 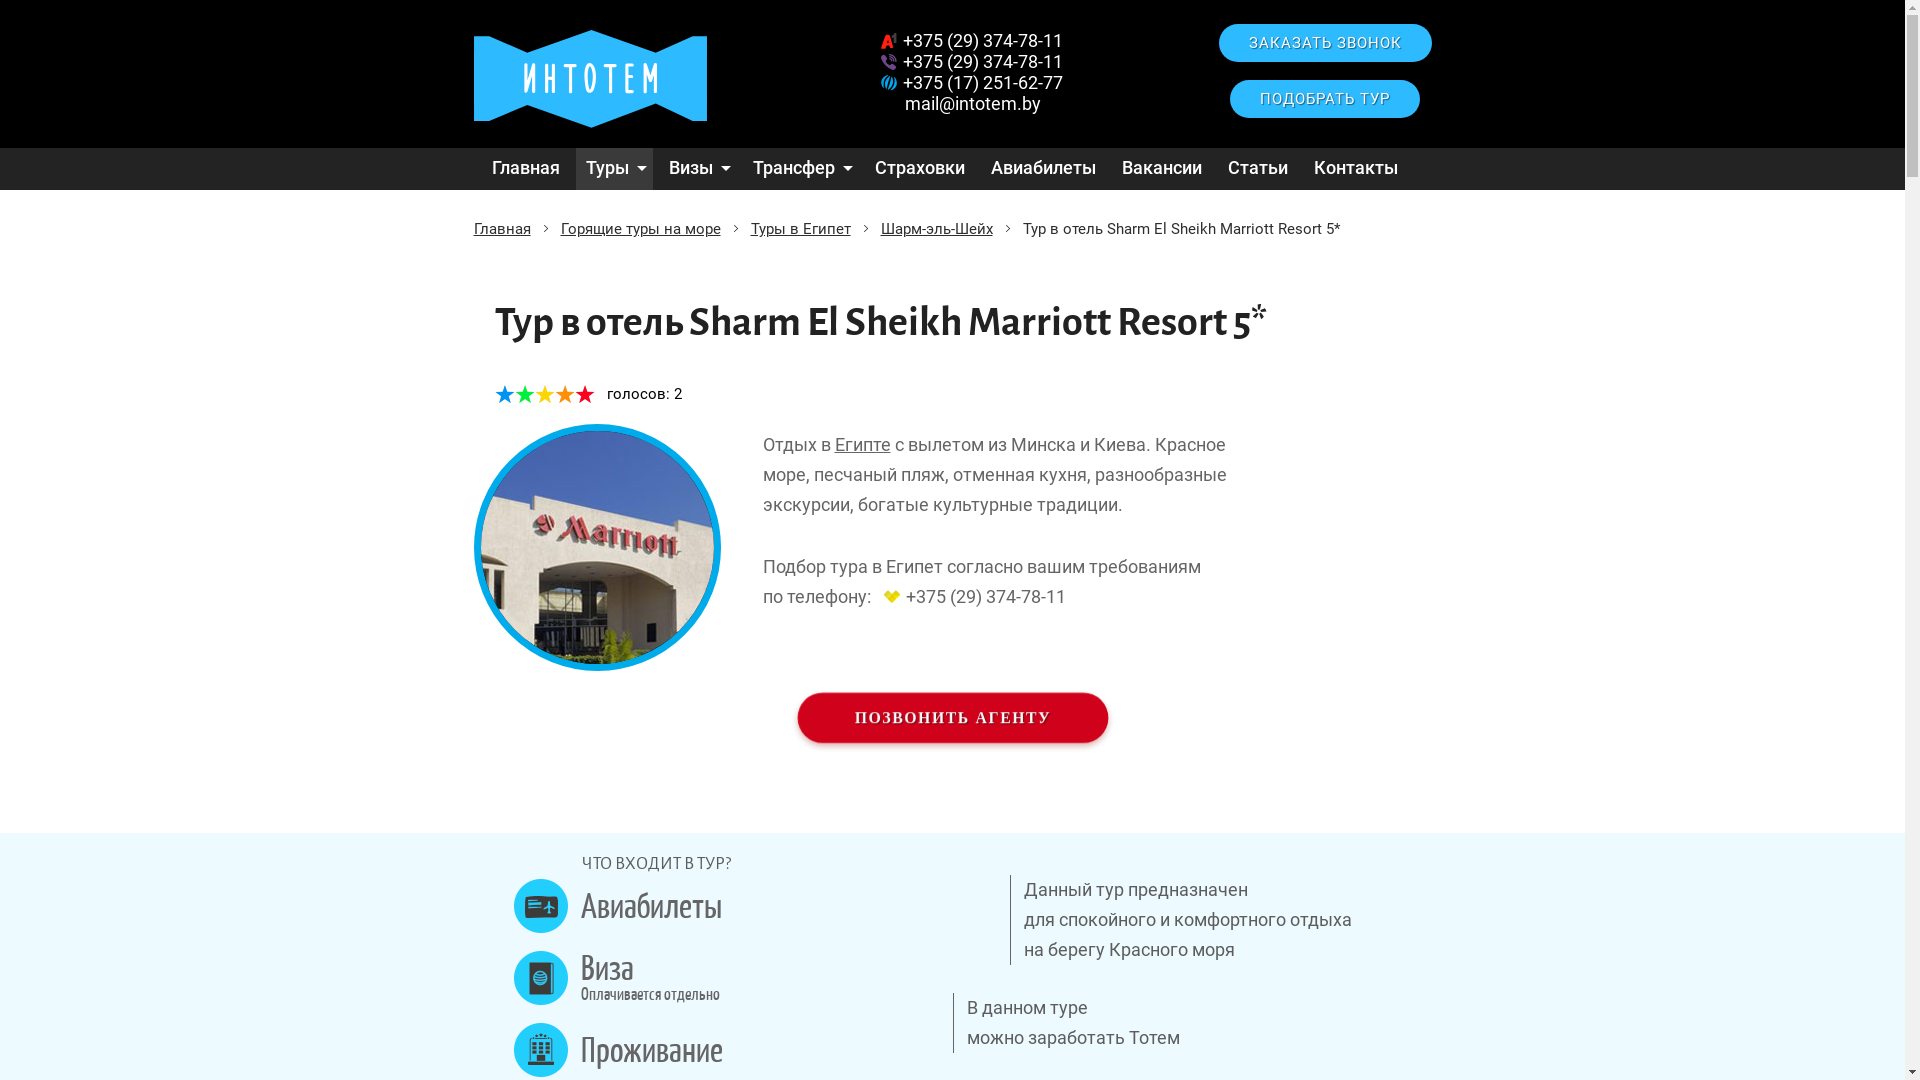 I want to click on '+375 (17) 251-62-77', so click(x=967, y=81).